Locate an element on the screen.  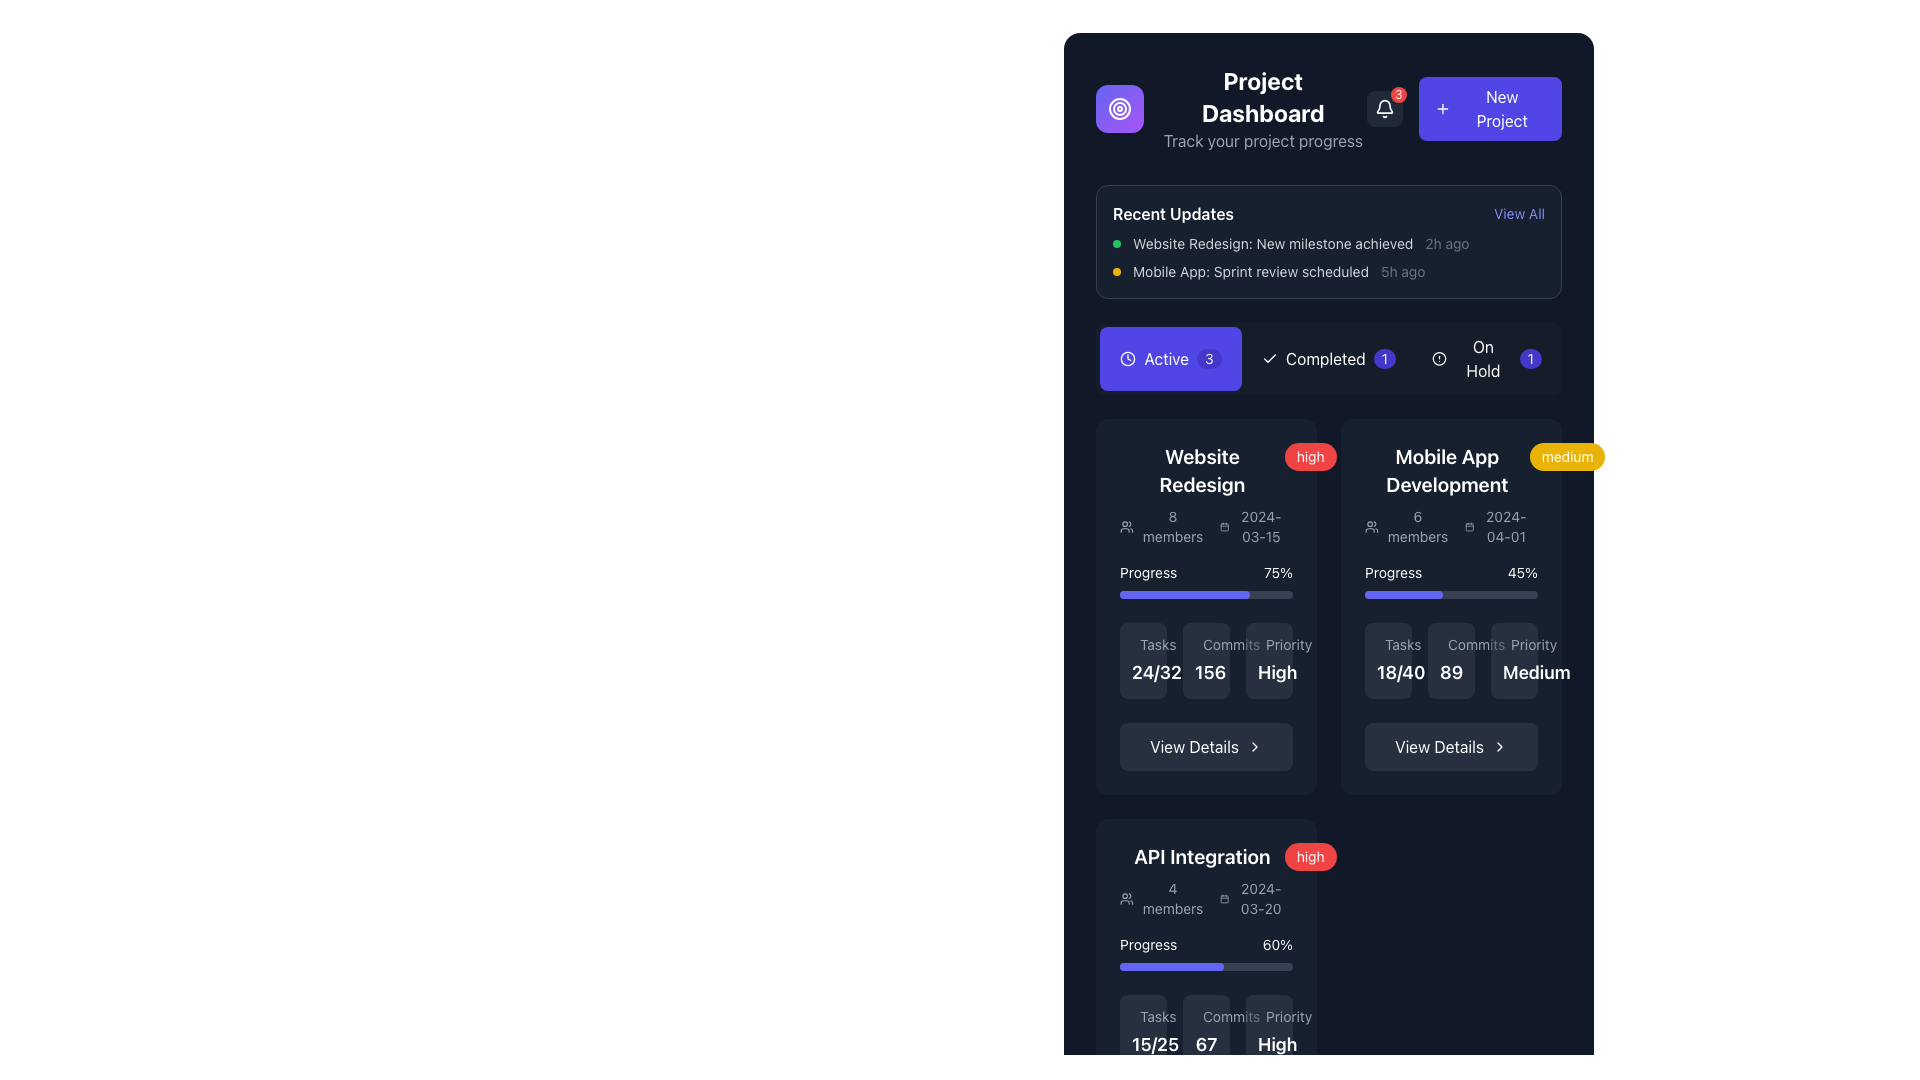
the progress bar representing the task completion percentage of the 'Website Redesign' project, located below the 'Progress' label and the '75%' text is located at coordinates (1205, 593).